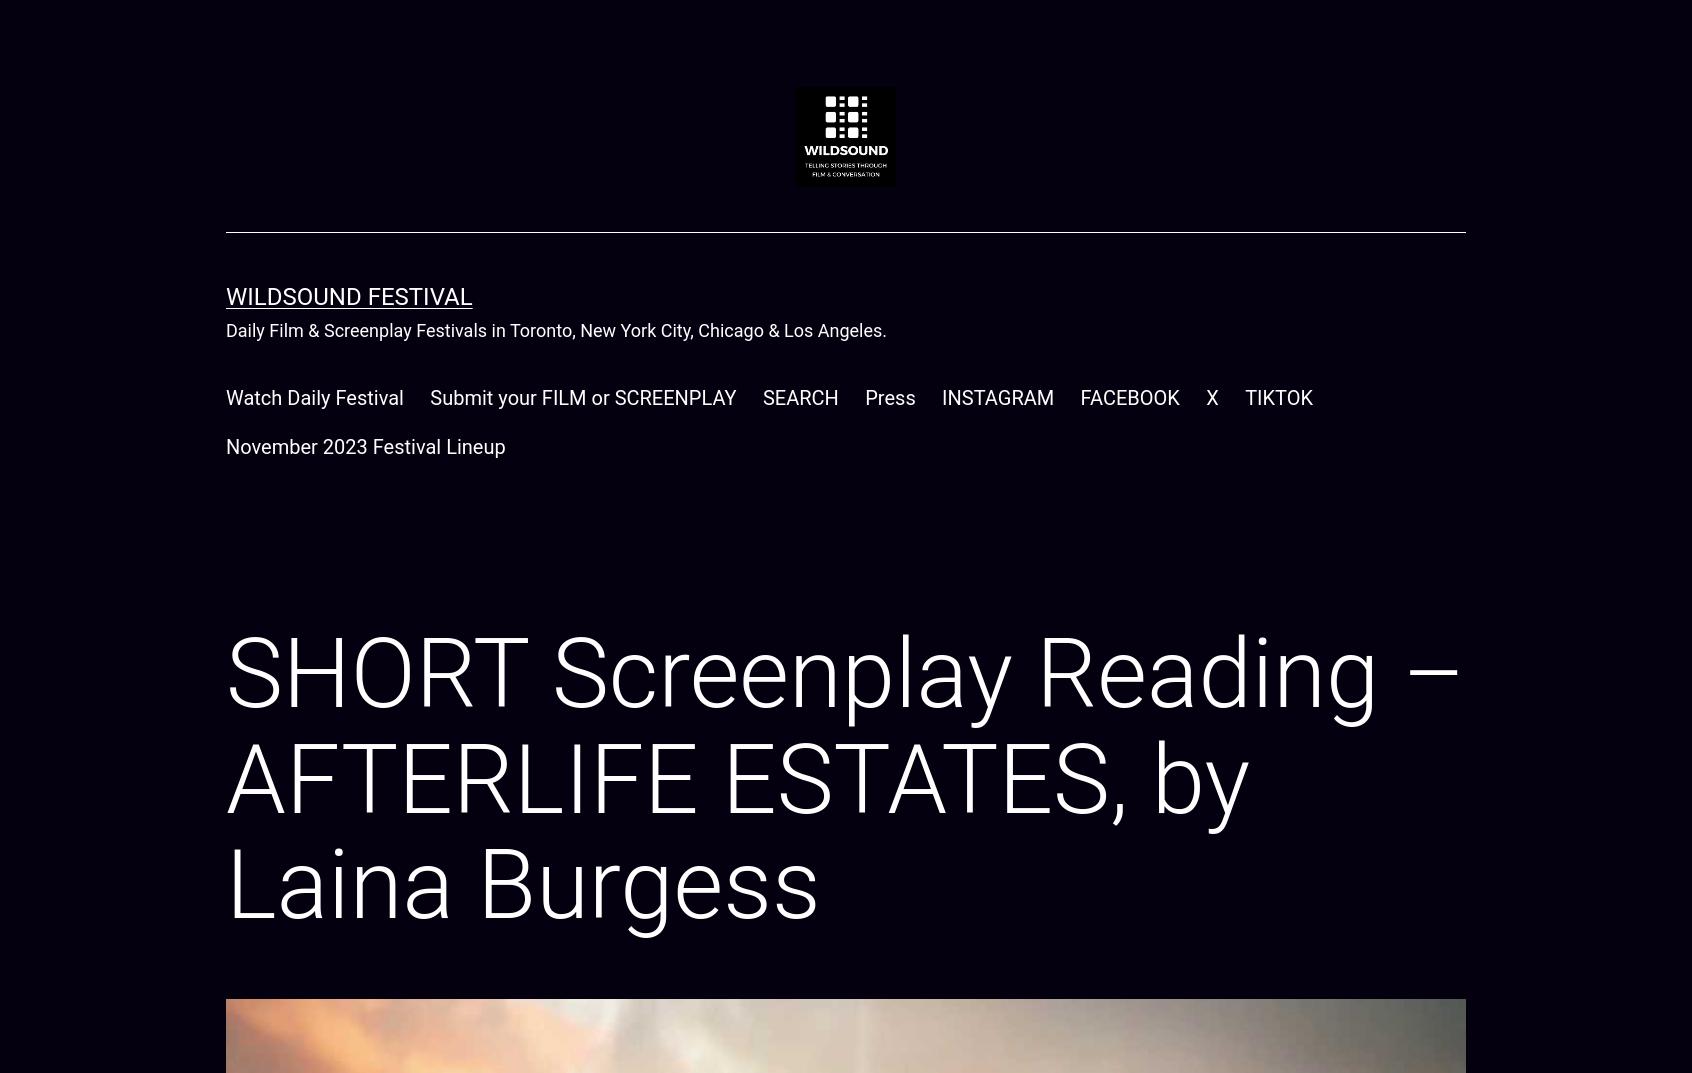 This screenshot has height=1073, width=1692. Describe the element at coordinates (1277, 396) in the screenshot. I see `'TIKTOK'` at that location.